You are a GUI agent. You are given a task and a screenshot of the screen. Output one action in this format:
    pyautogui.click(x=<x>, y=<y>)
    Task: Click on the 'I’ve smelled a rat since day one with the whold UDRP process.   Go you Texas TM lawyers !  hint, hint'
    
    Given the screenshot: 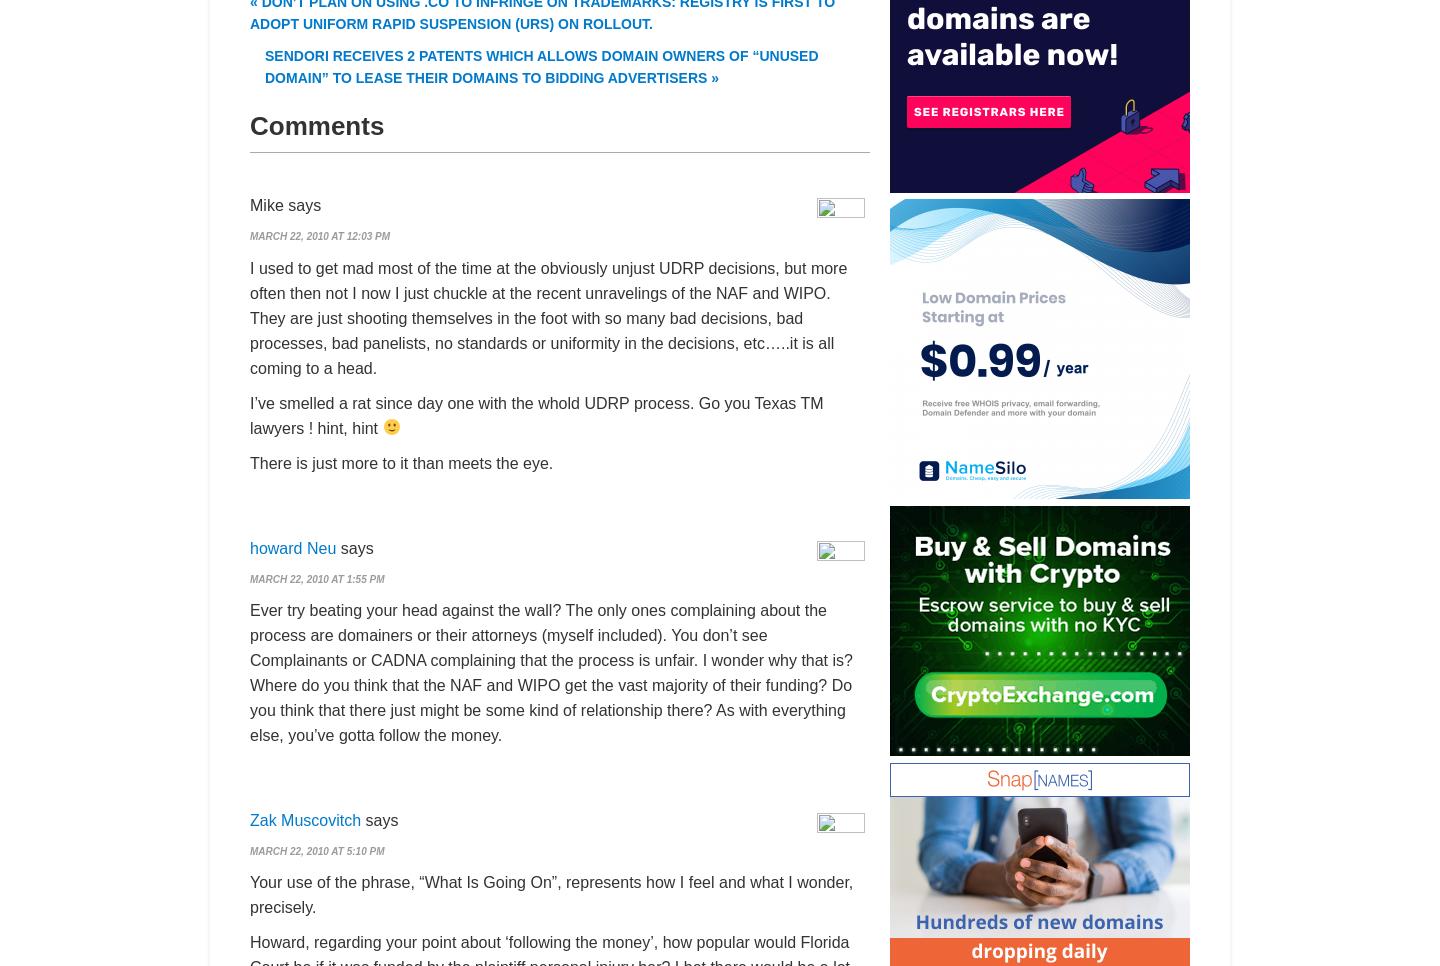 What is the action you would take?
    pyautogui.click(x=248, y=414)
    